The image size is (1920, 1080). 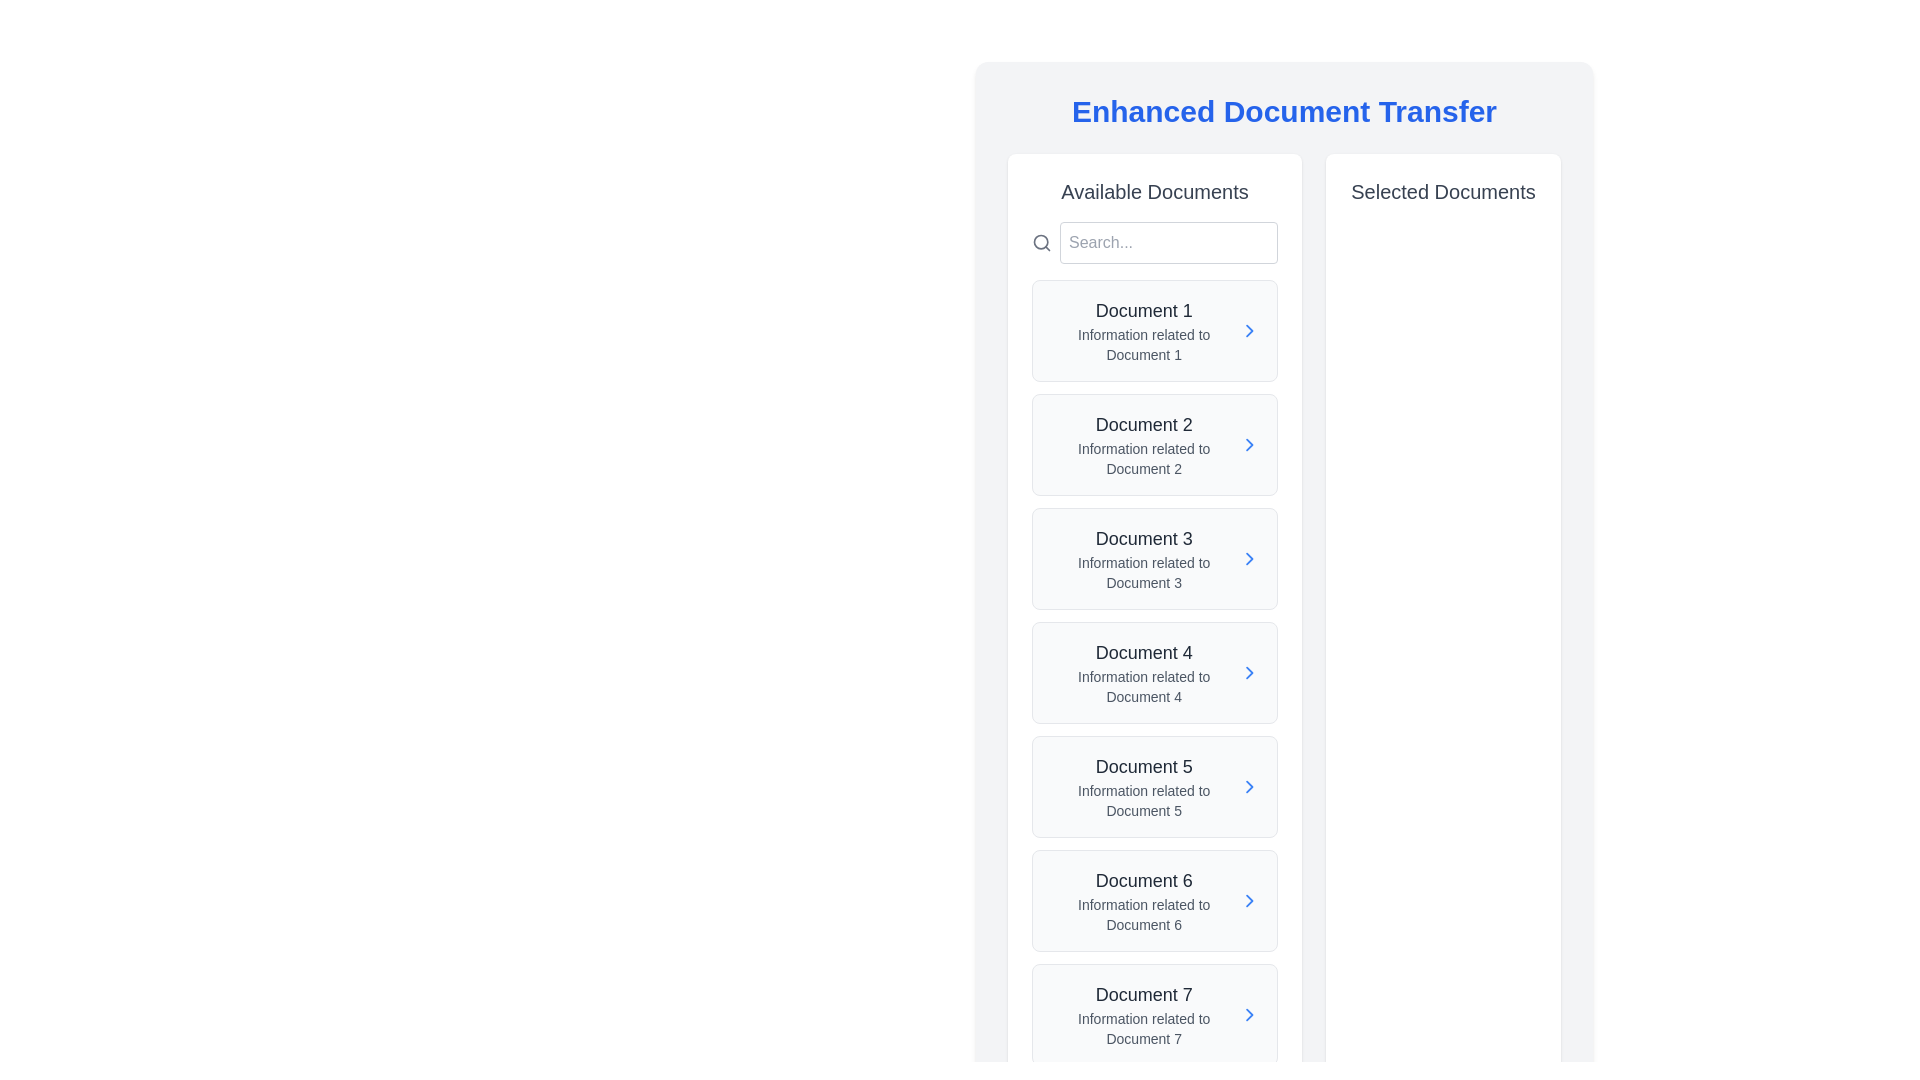 I want to click on the chevron icon located at the far right of the card for 'Document 7' in the 'Available Documents' section, so click(x=1248, y=1014).